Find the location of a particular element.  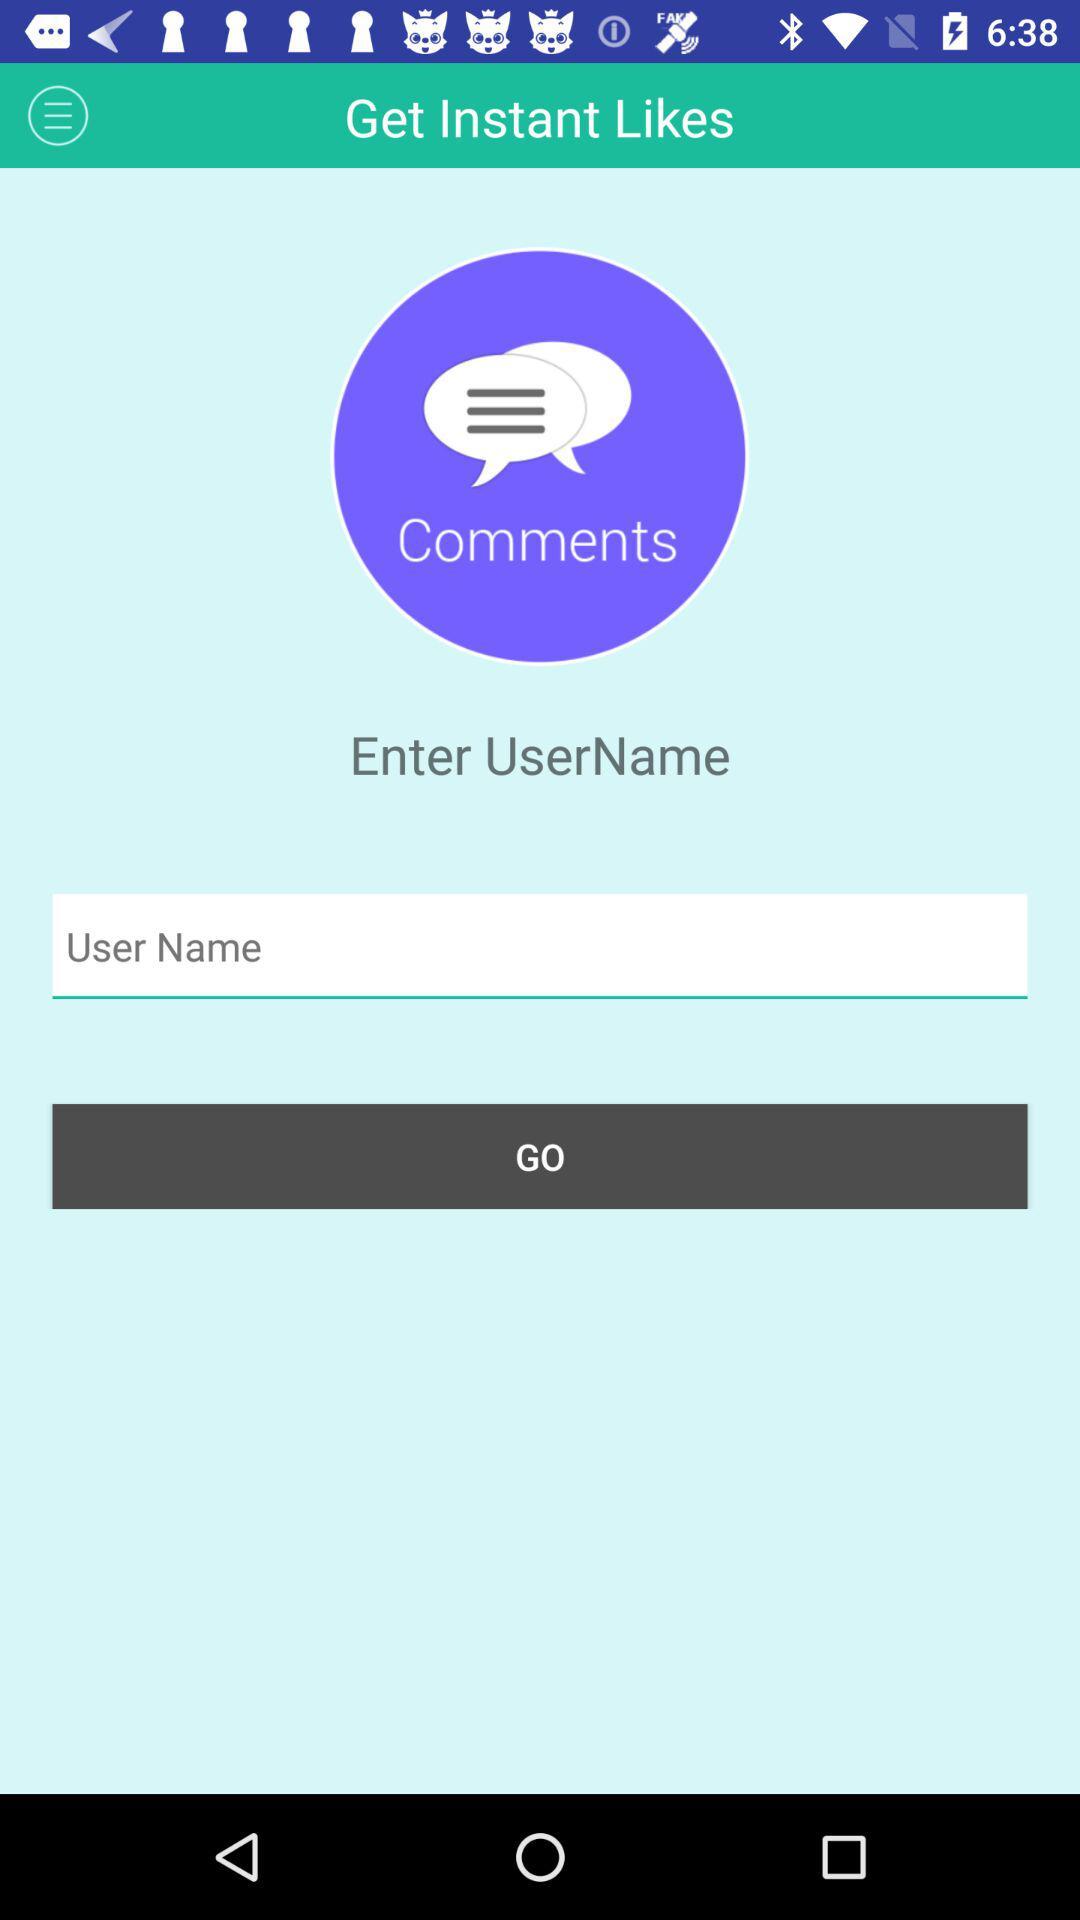

icon at the top left corner is located at coordinates (57, 114).